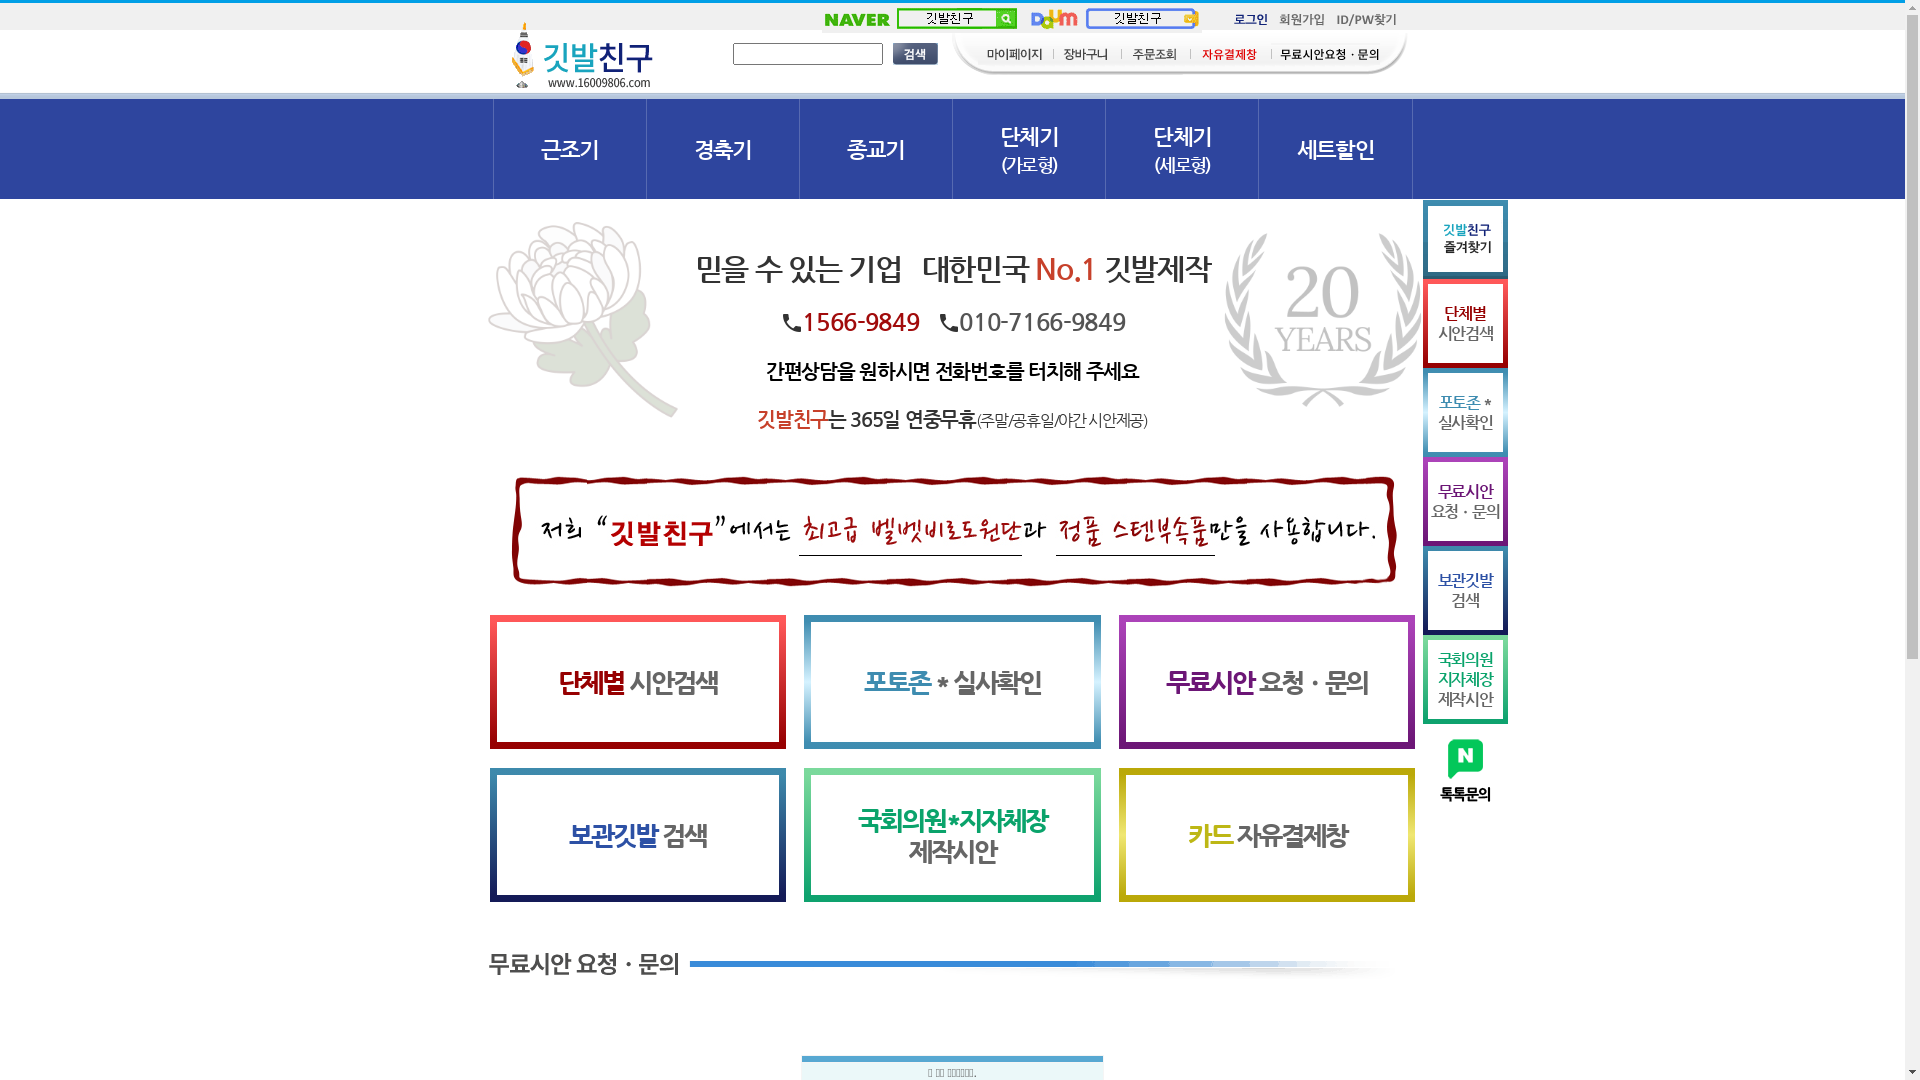 The width and height of the screenshot is (1920, 1080). I want to click on '1566-9849', so click(860, 320).